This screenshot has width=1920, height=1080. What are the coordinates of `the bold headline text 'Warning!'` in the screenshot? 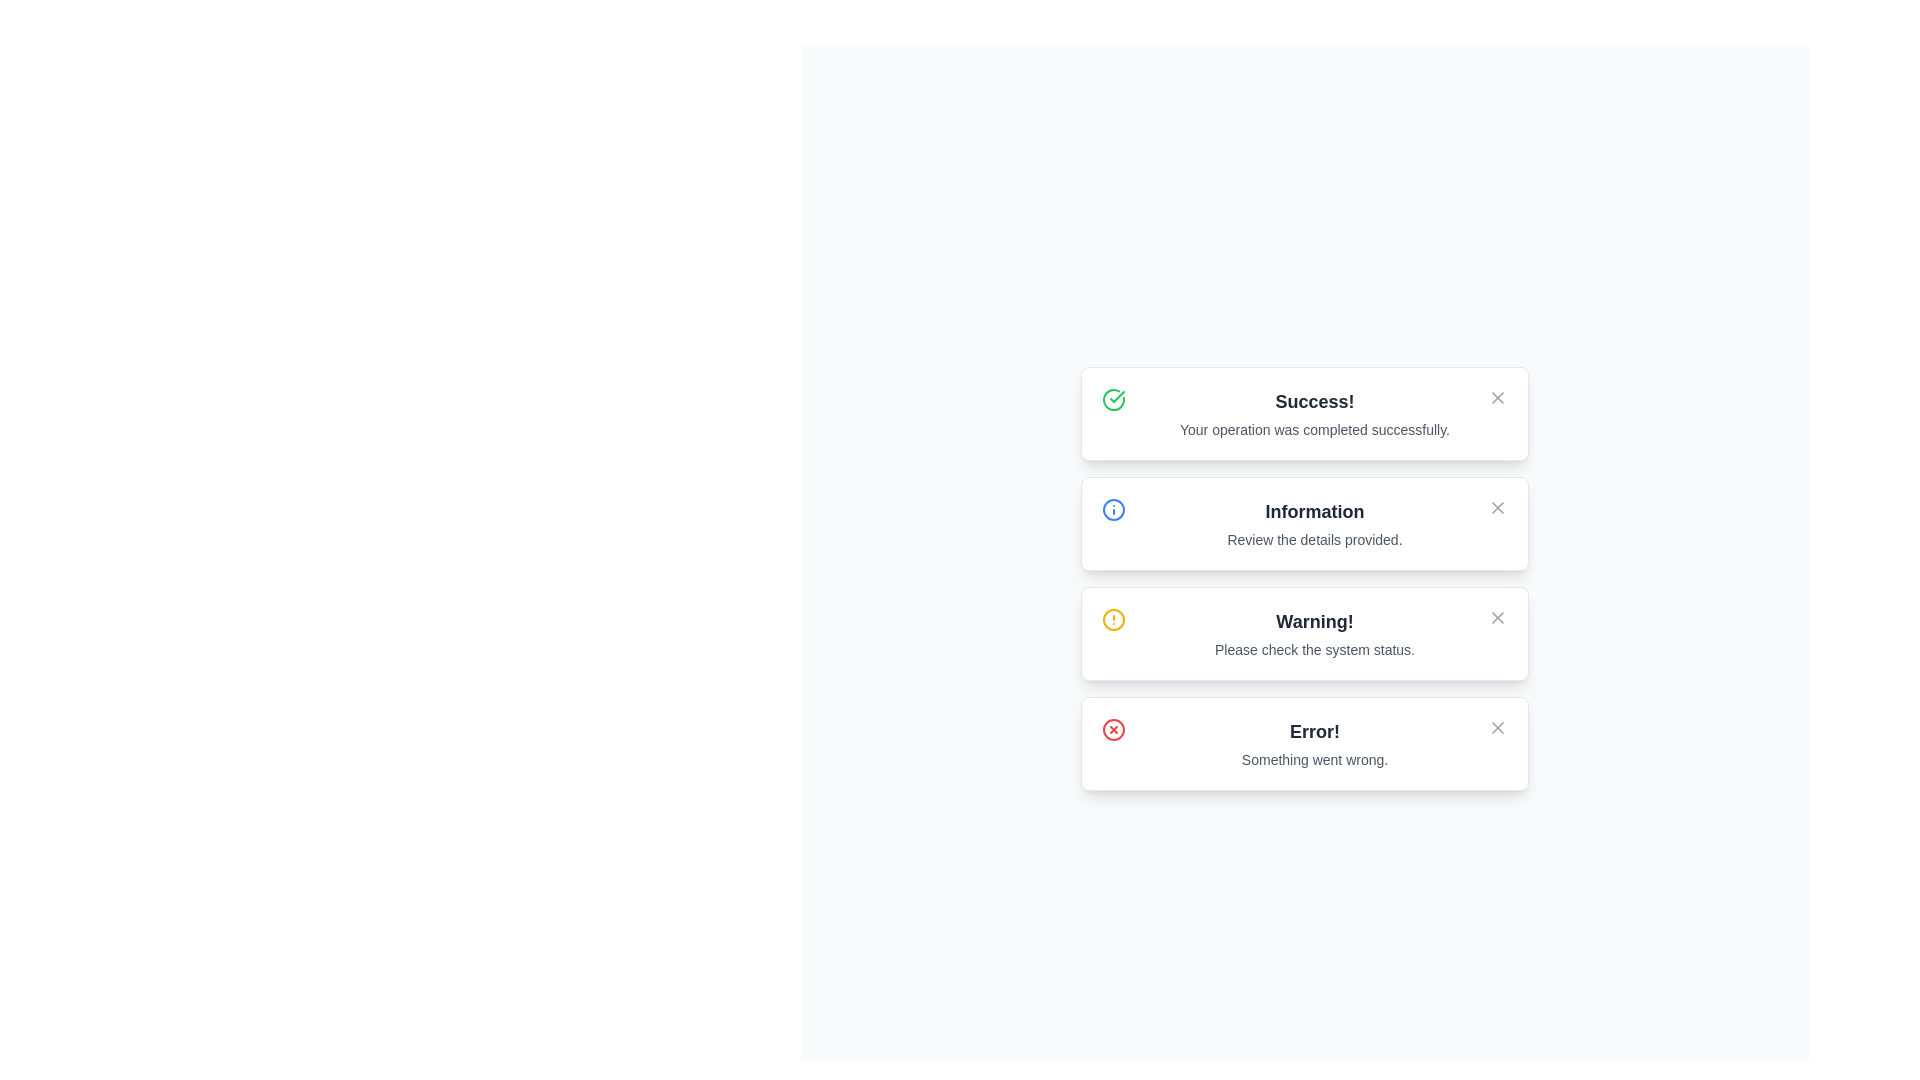 It's located at (1315, 620).